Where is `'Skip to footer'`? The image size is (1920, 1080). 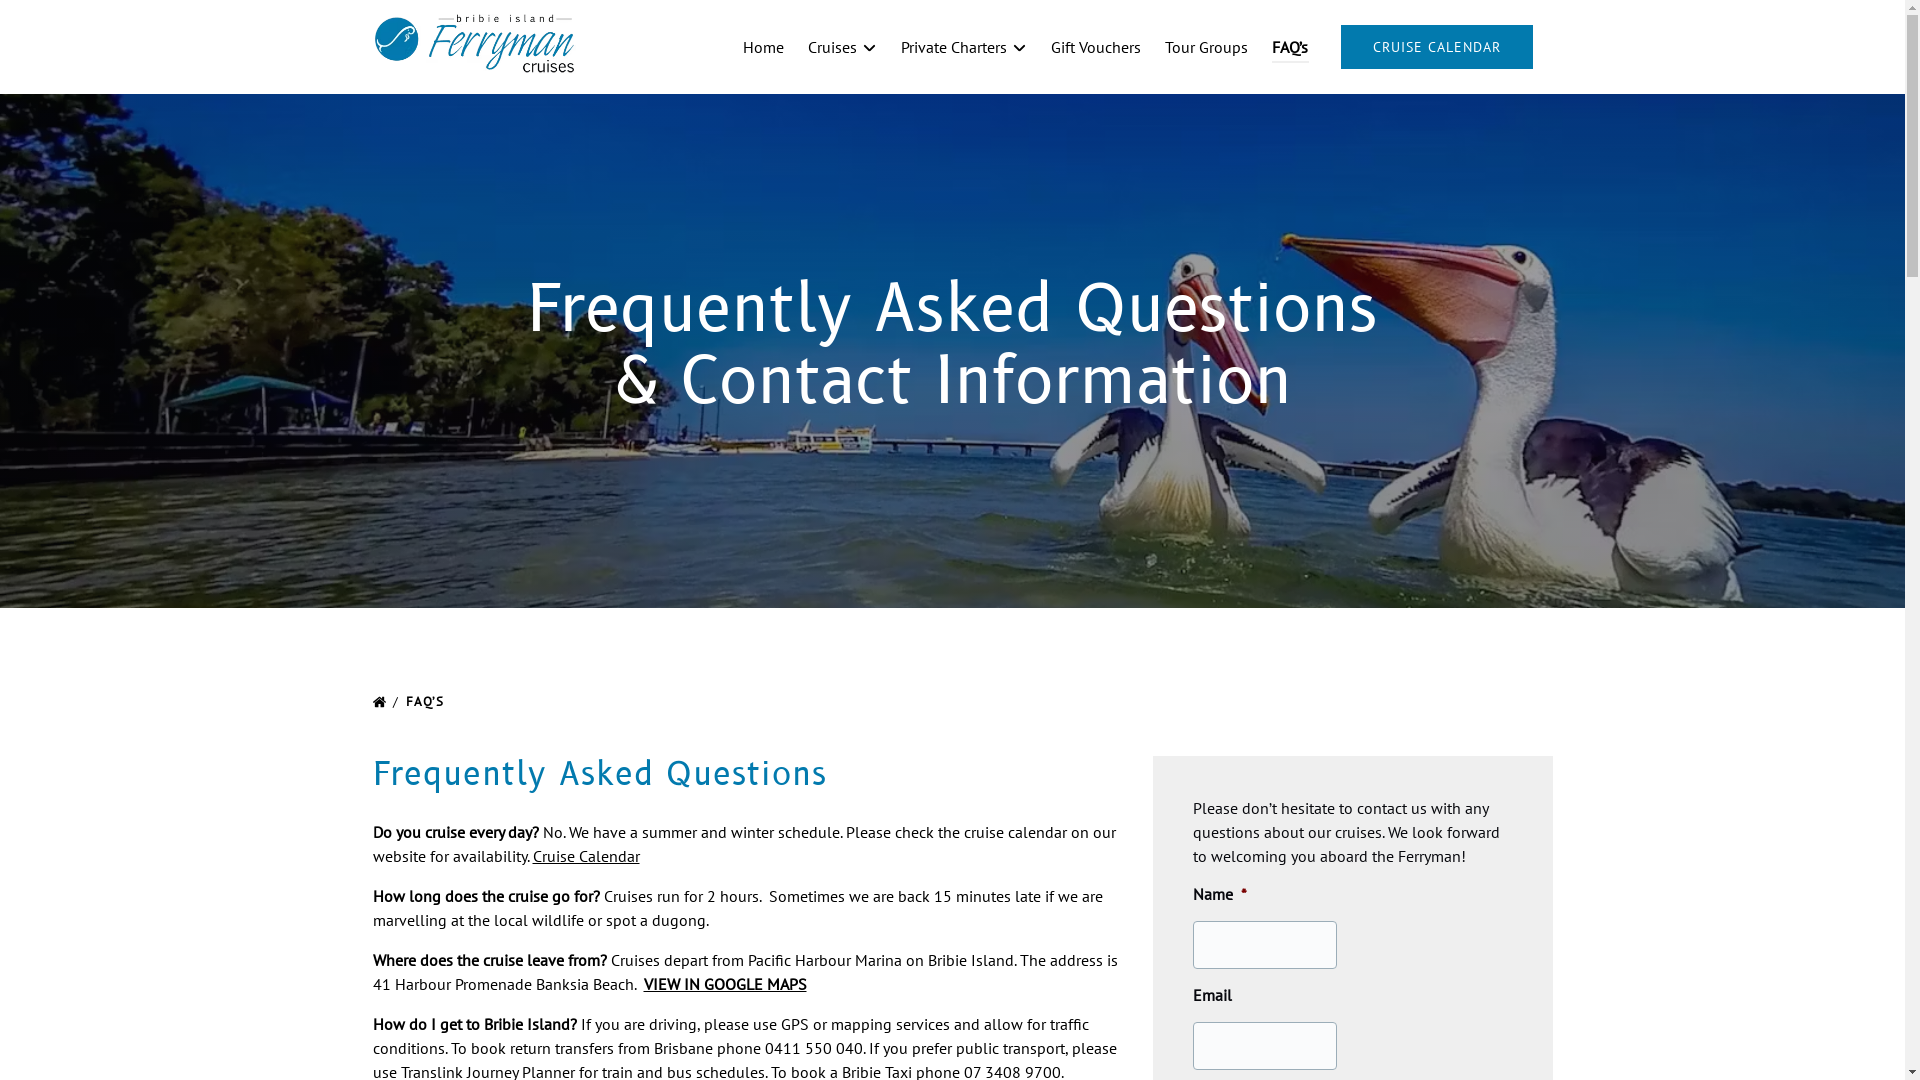 'Skip to footer' is located at coordinates (56, 22).